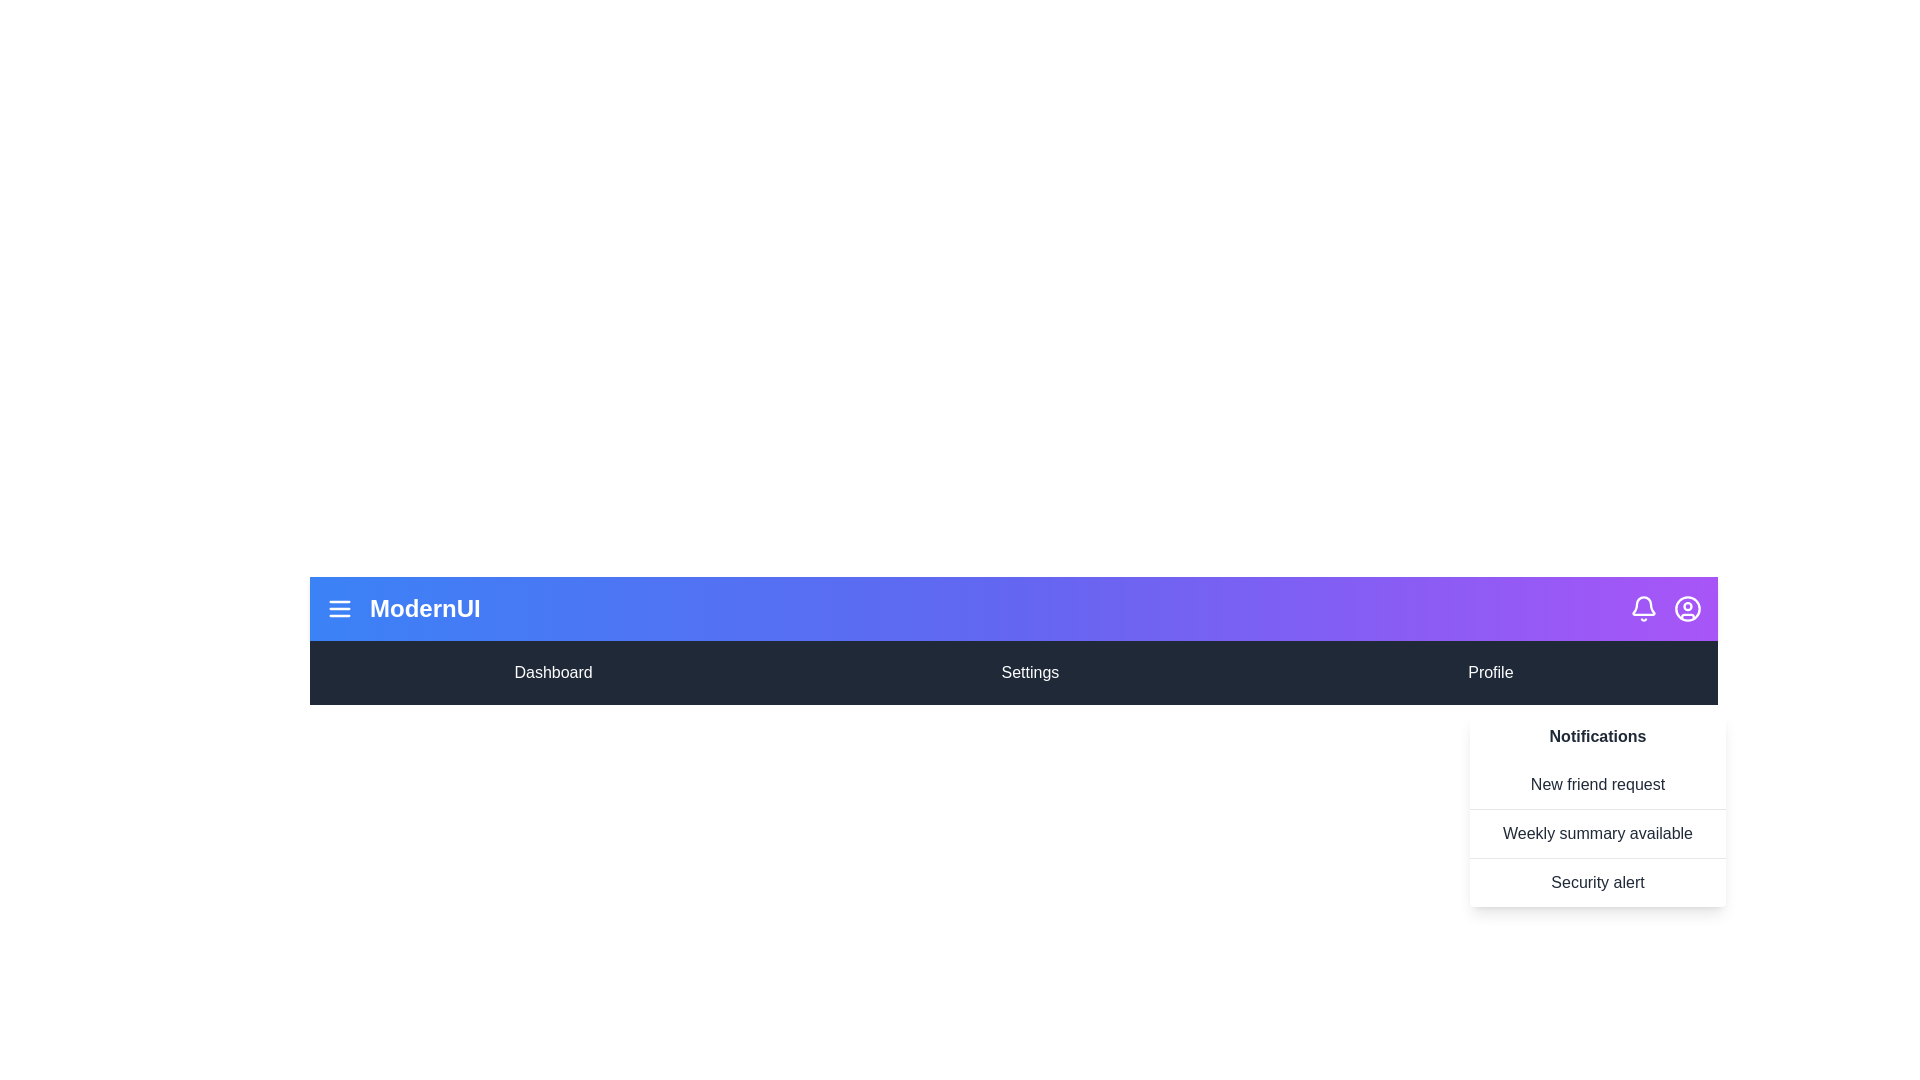 The height and width of the screenshot is (1080, 1920). I want to click on the menu item Profile to select it, so click(1490, 672).